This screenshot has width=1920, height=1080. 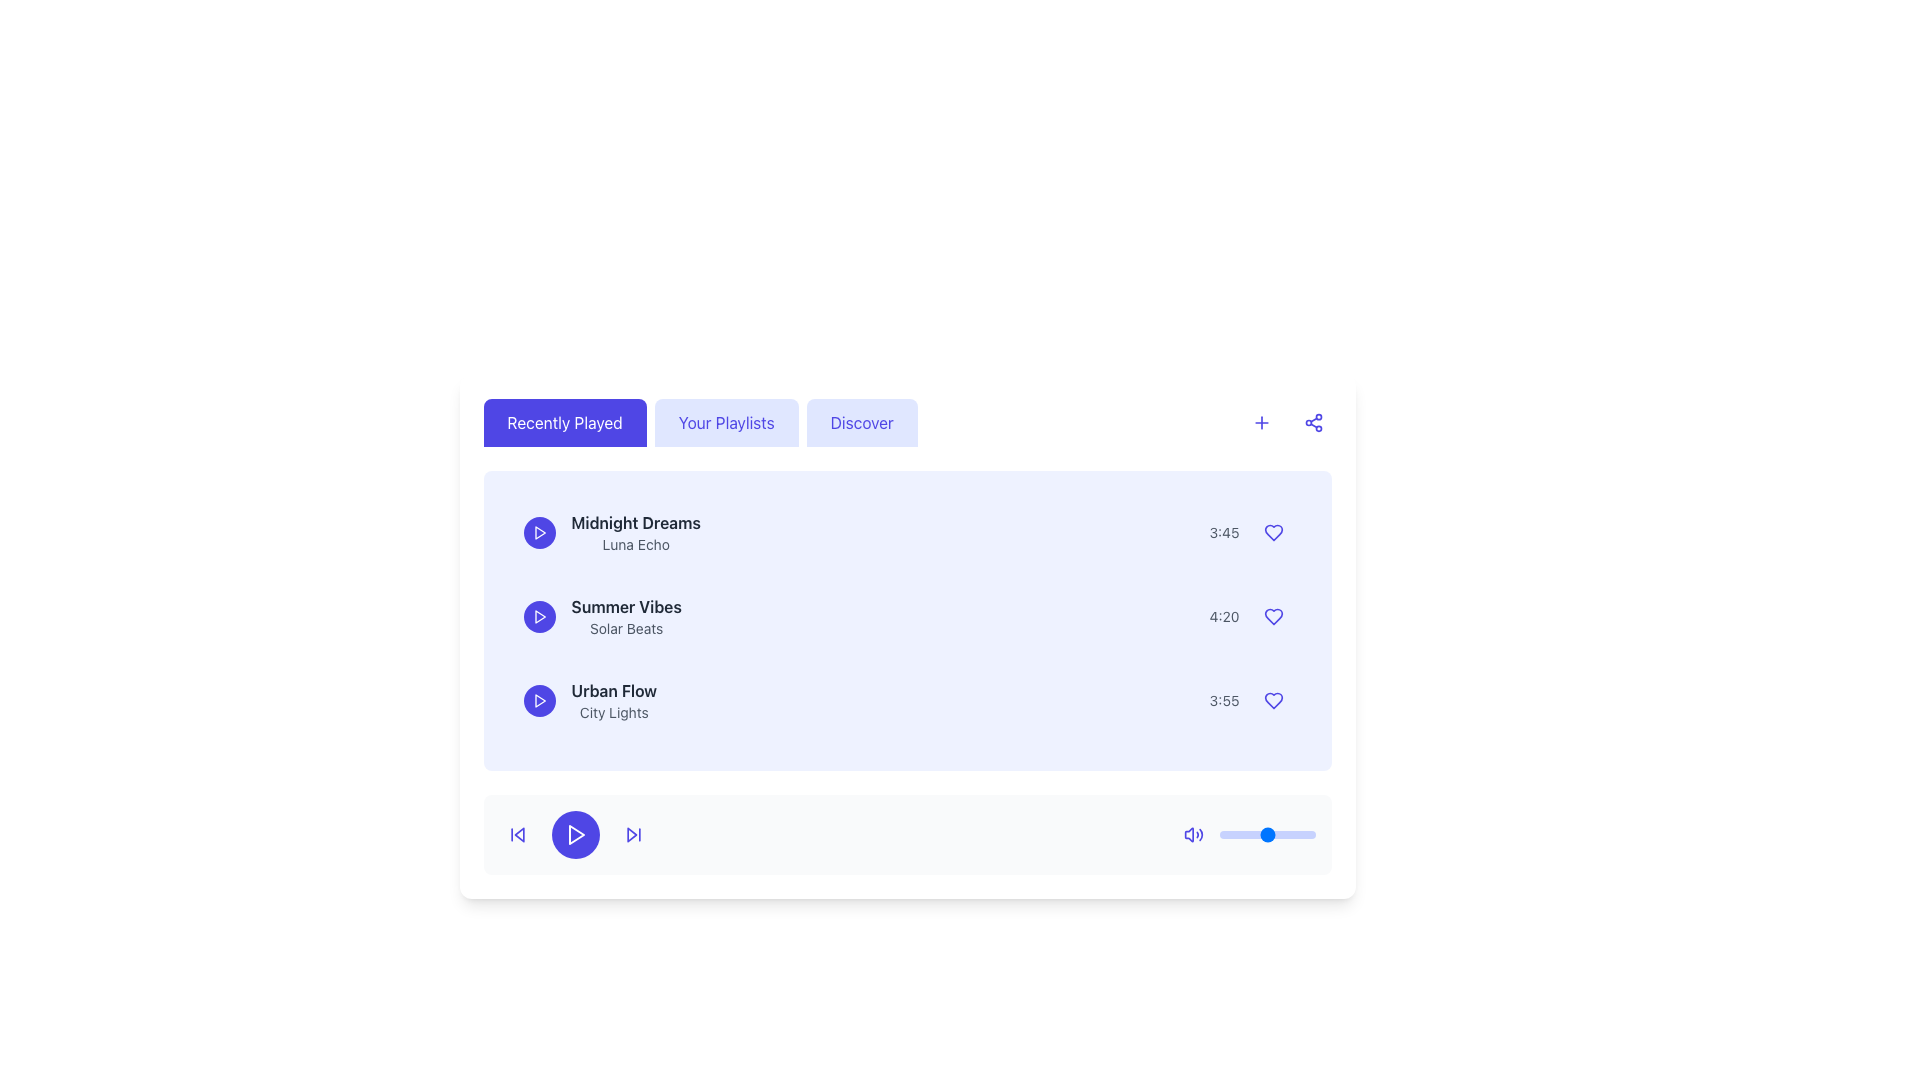 I want to click on the first button in the group of three buttons near the bottom center of the interface to skip to the previous track, so click(x=517, y=834).